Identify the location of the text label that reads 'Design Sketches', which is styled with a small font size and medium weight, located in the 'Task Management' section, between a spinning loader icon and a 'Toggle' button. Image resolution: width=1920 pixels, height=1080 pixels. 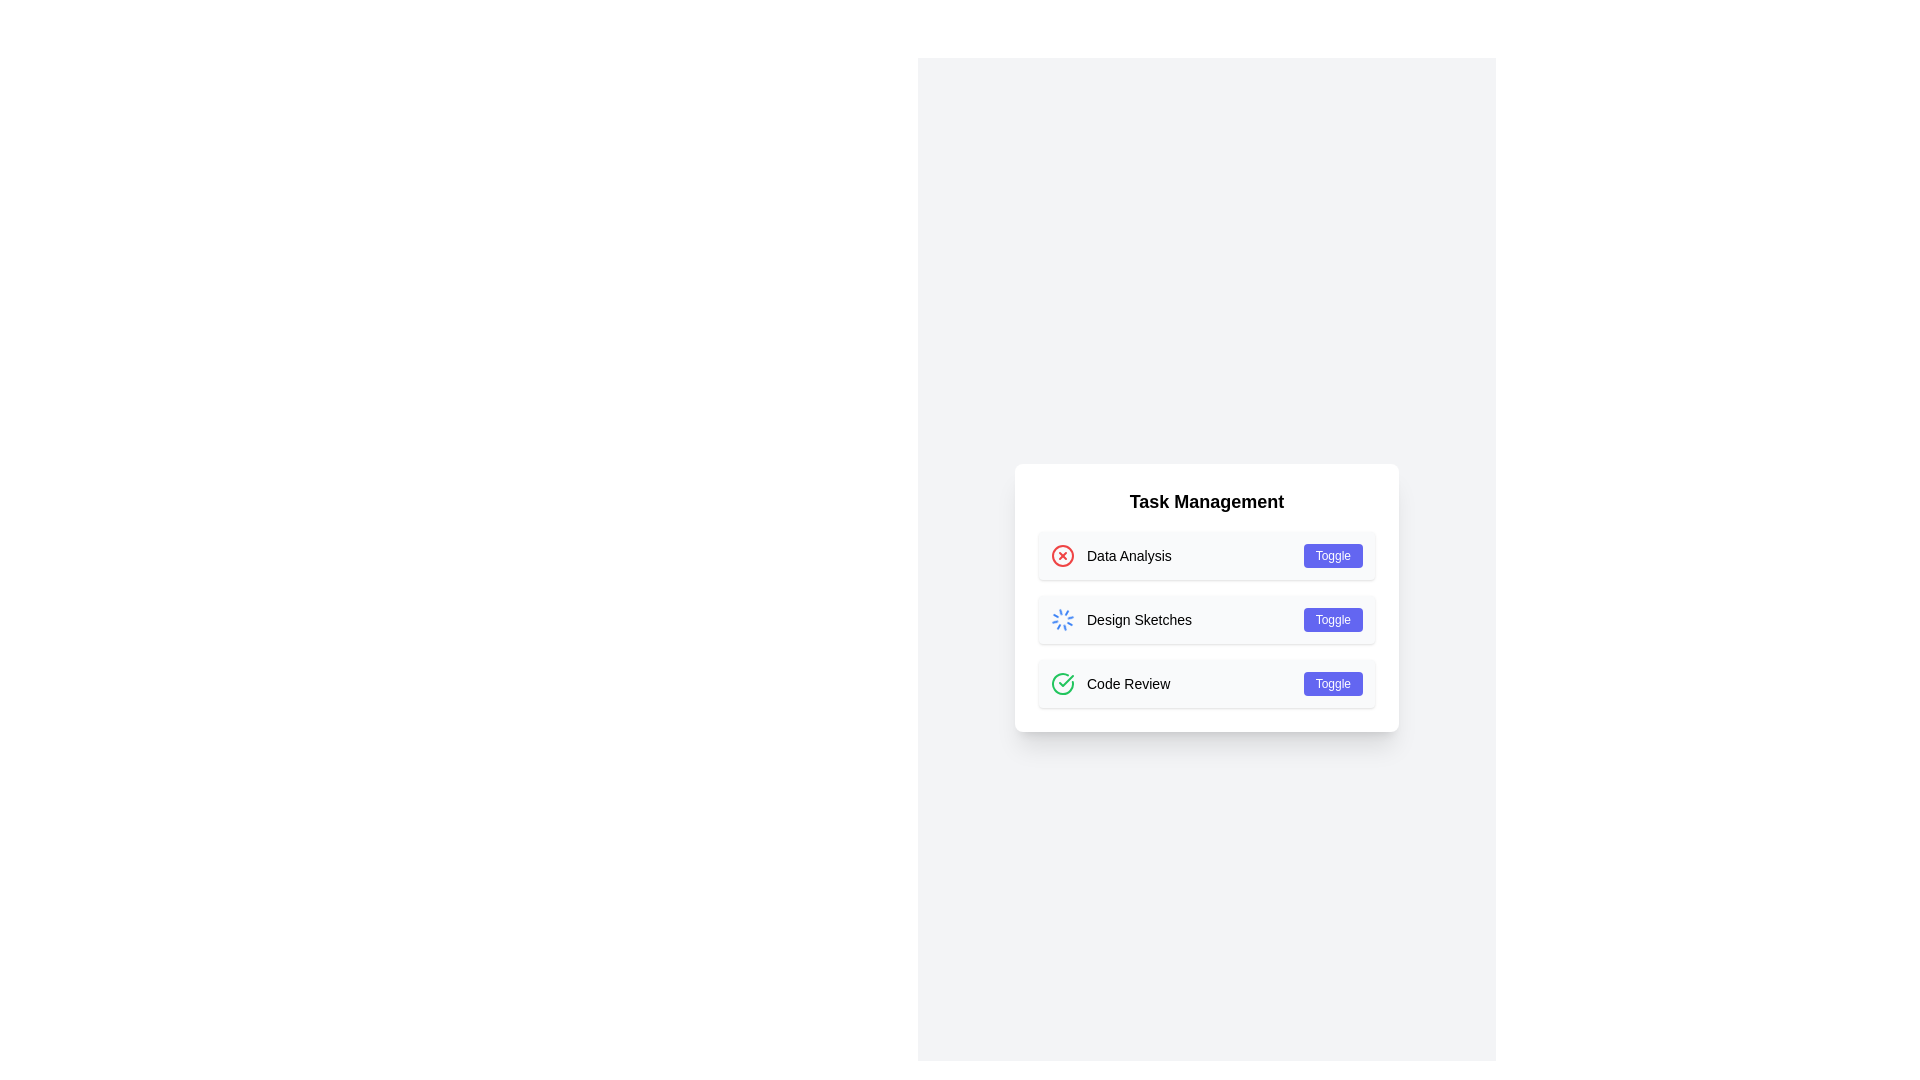
(1139, 619).